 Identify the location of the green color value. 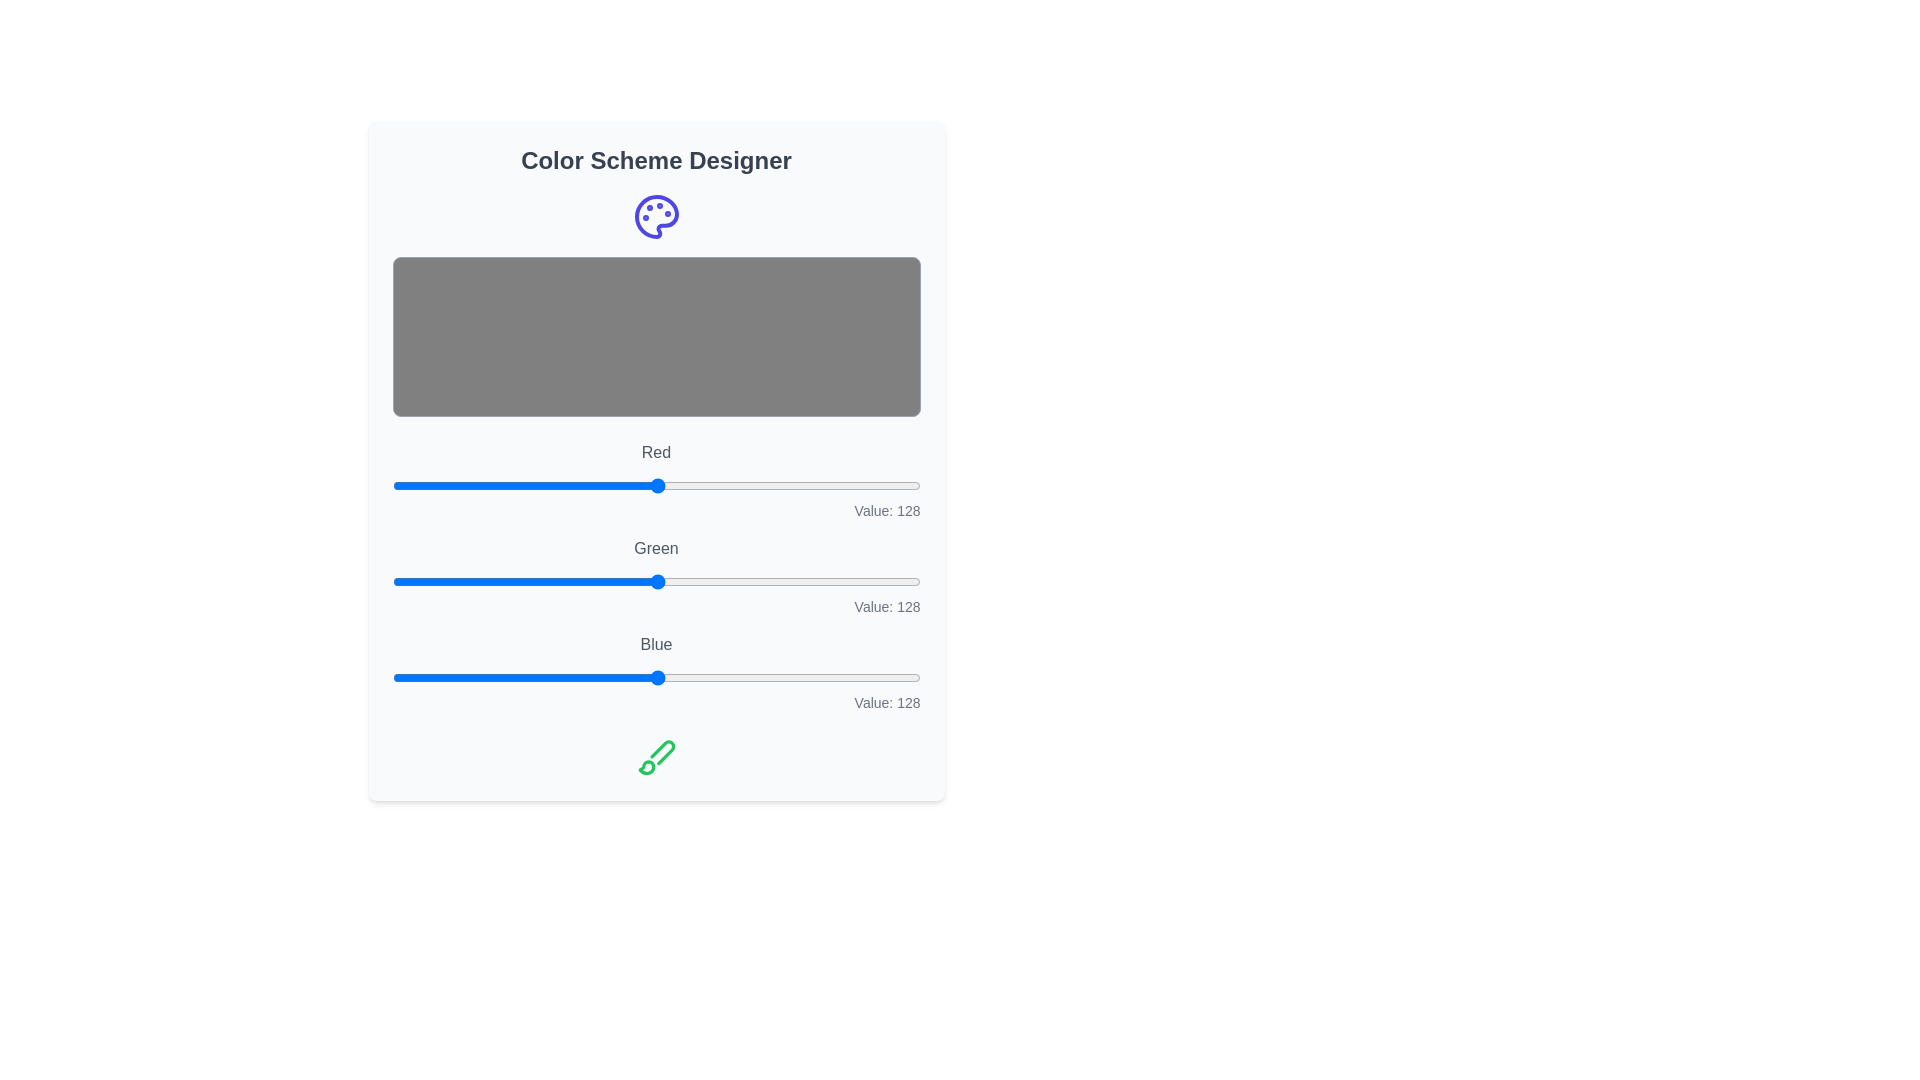
(802, 582).